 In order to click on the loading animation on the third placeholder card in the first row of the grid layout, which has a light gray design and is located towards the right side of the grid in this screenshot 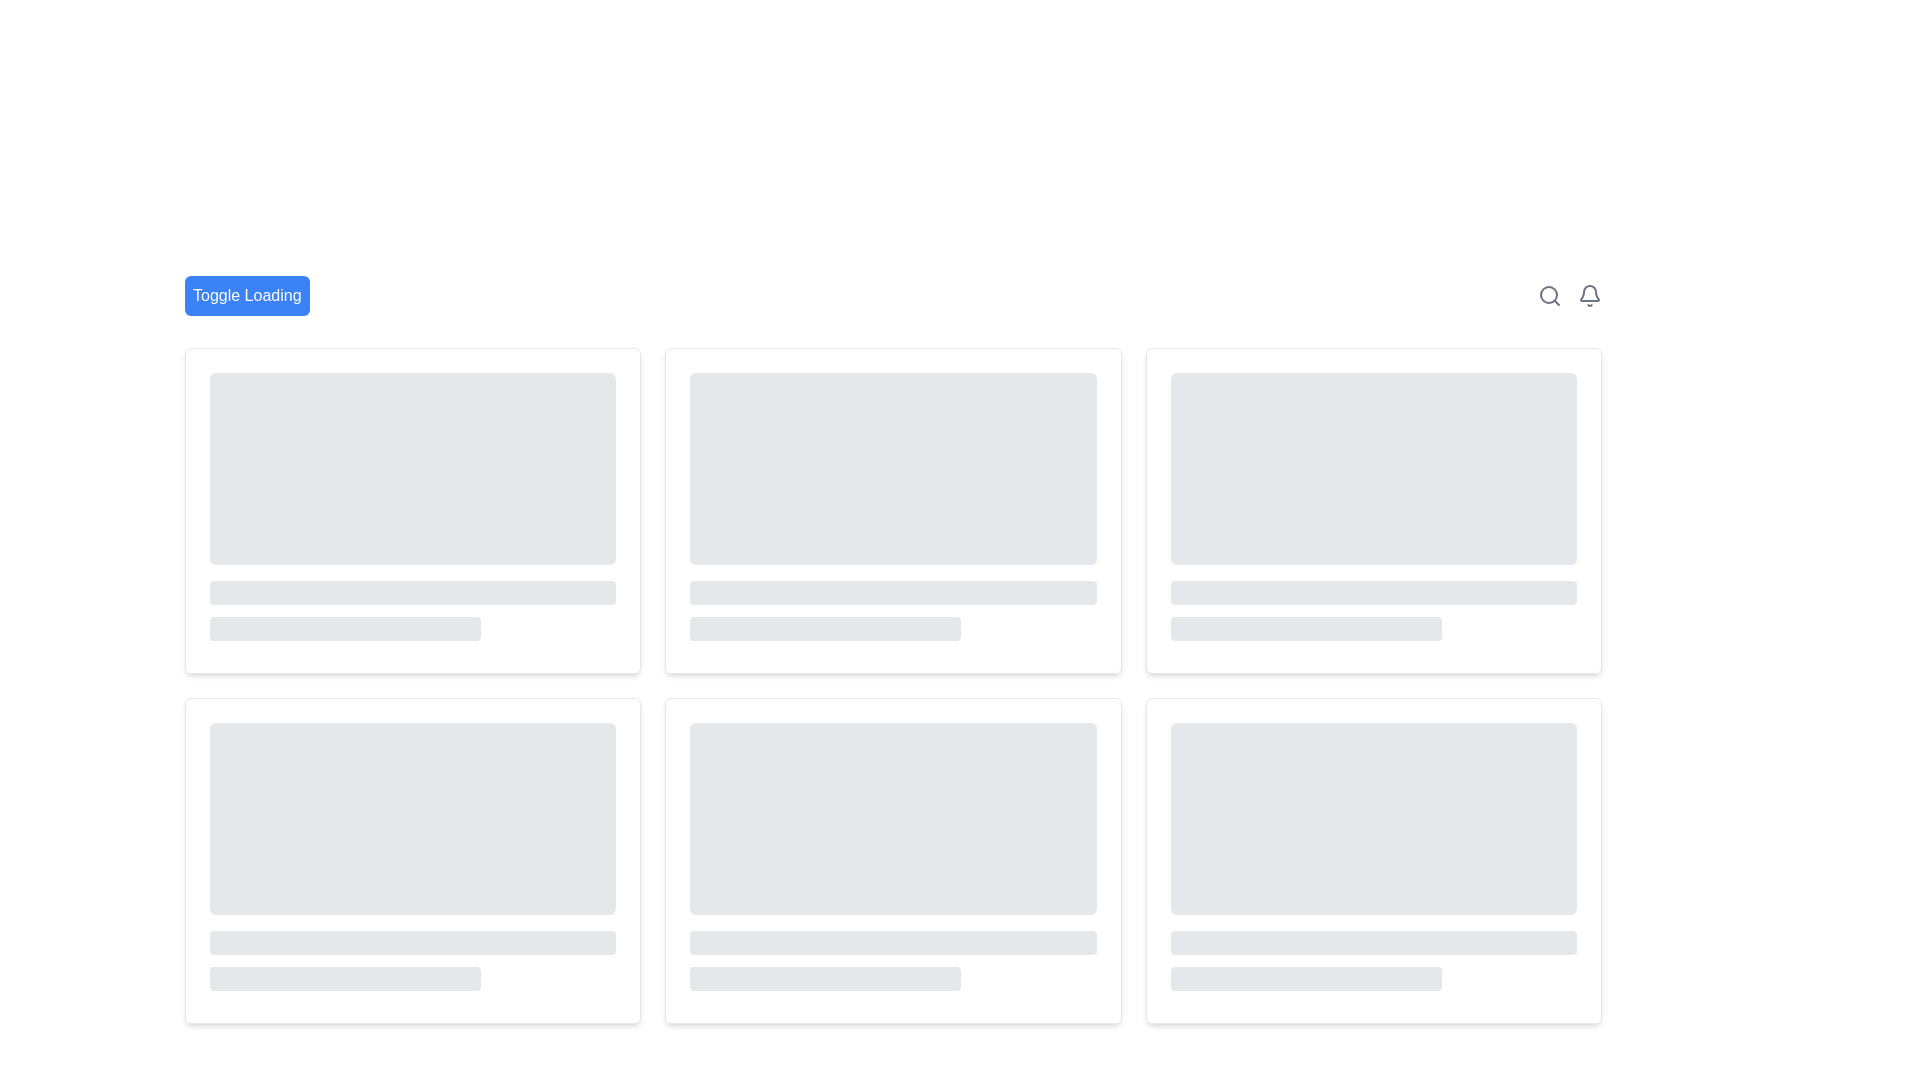, I will do `click(1372, 509)`.